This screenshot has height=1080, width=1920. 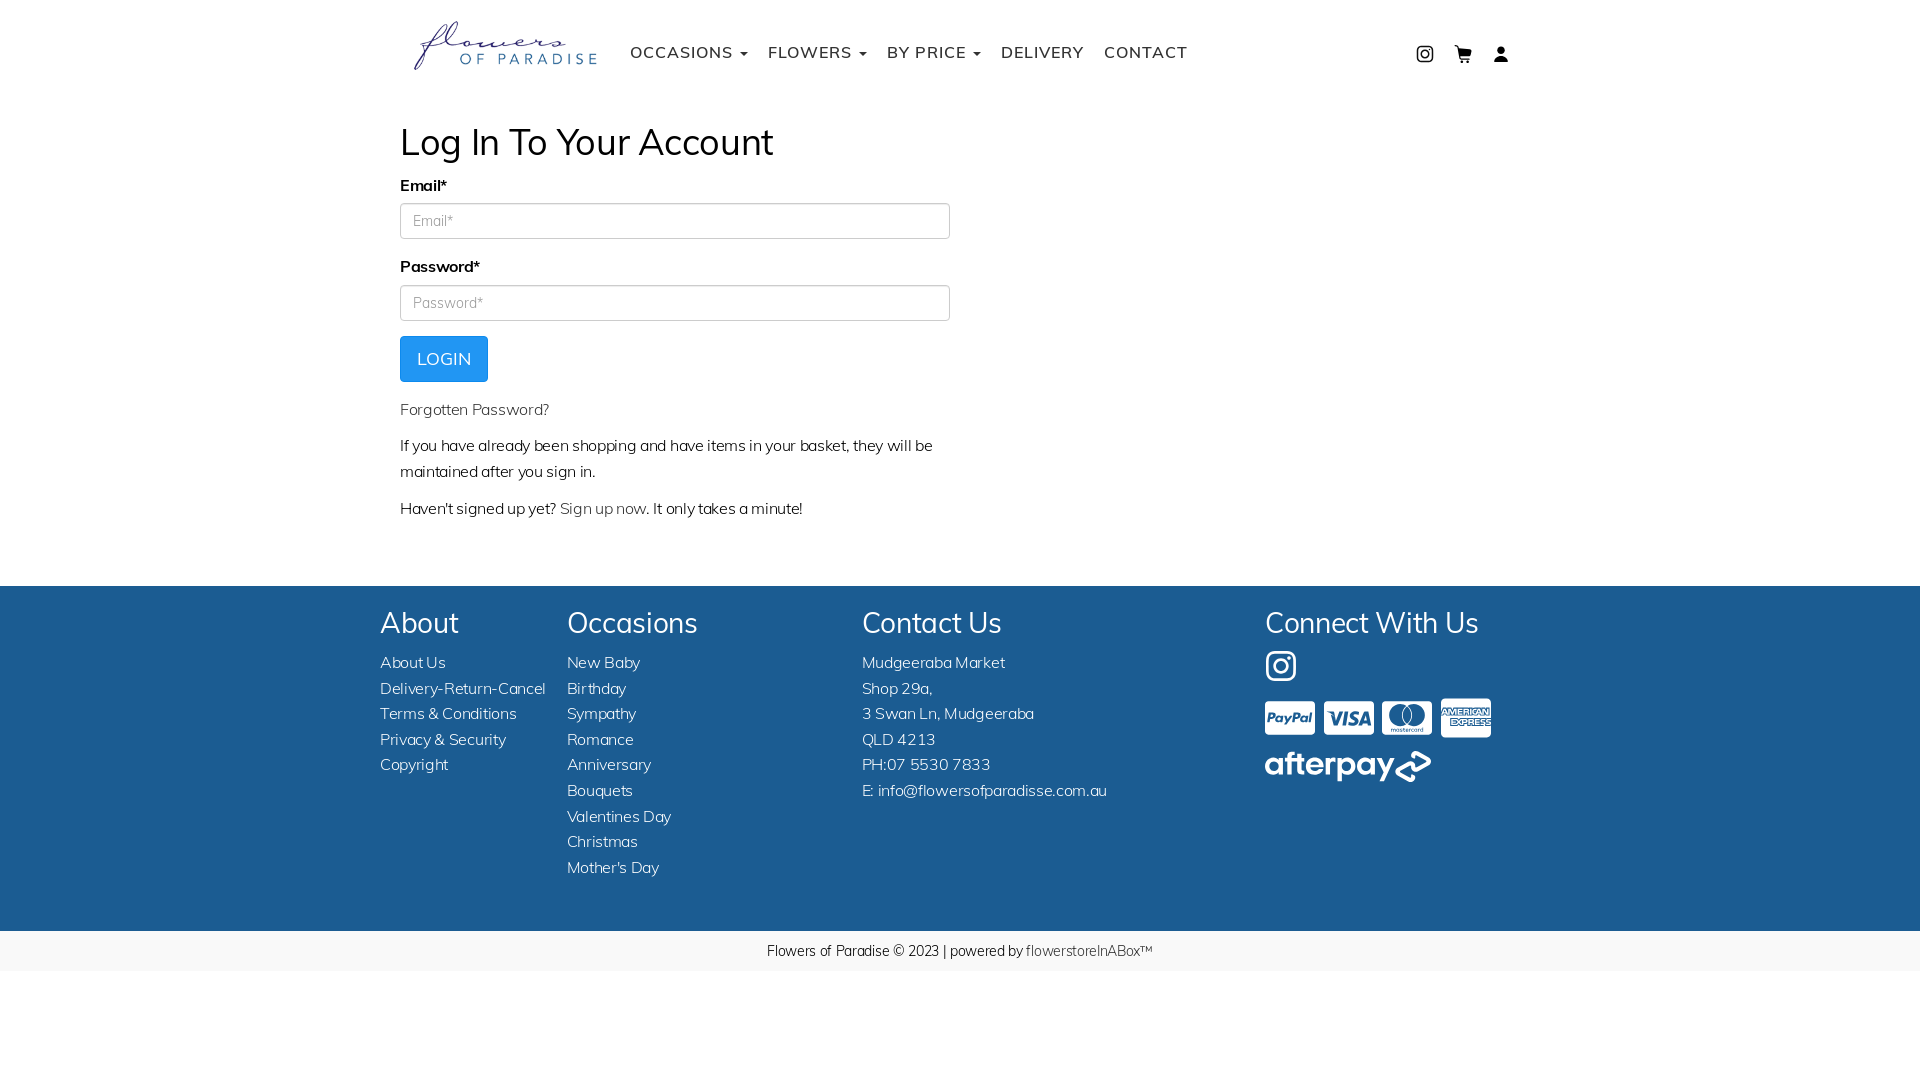 What do you see at coordinates (599, 739) in the screenshot?
I see `'Romance'` at bounding box center [599, 739].